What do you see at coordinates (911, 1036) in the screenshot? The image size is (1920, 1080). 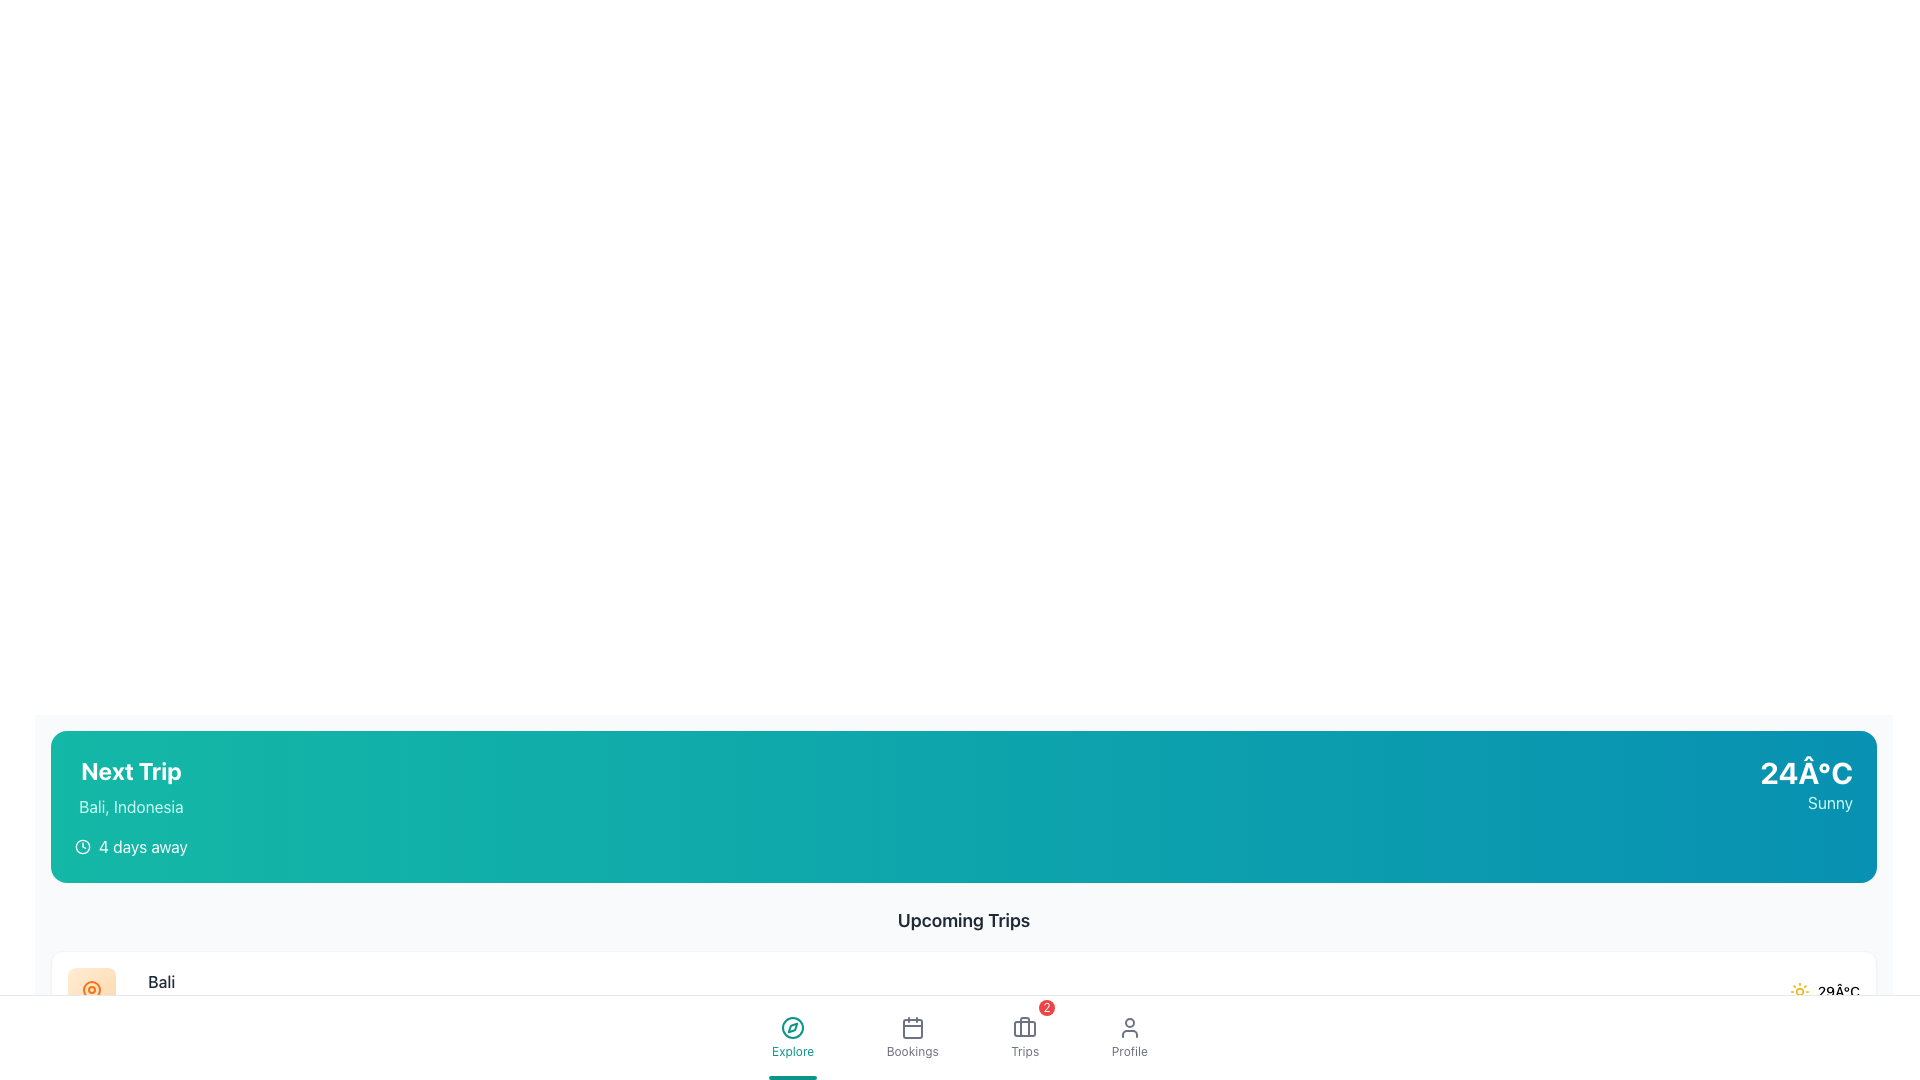 I see `the 'Bookings' button, which features a small calendar icon above the text and is positioned between 'Explore' and 'Trips' in the navigation menu` at bounding box center [911, 1036].